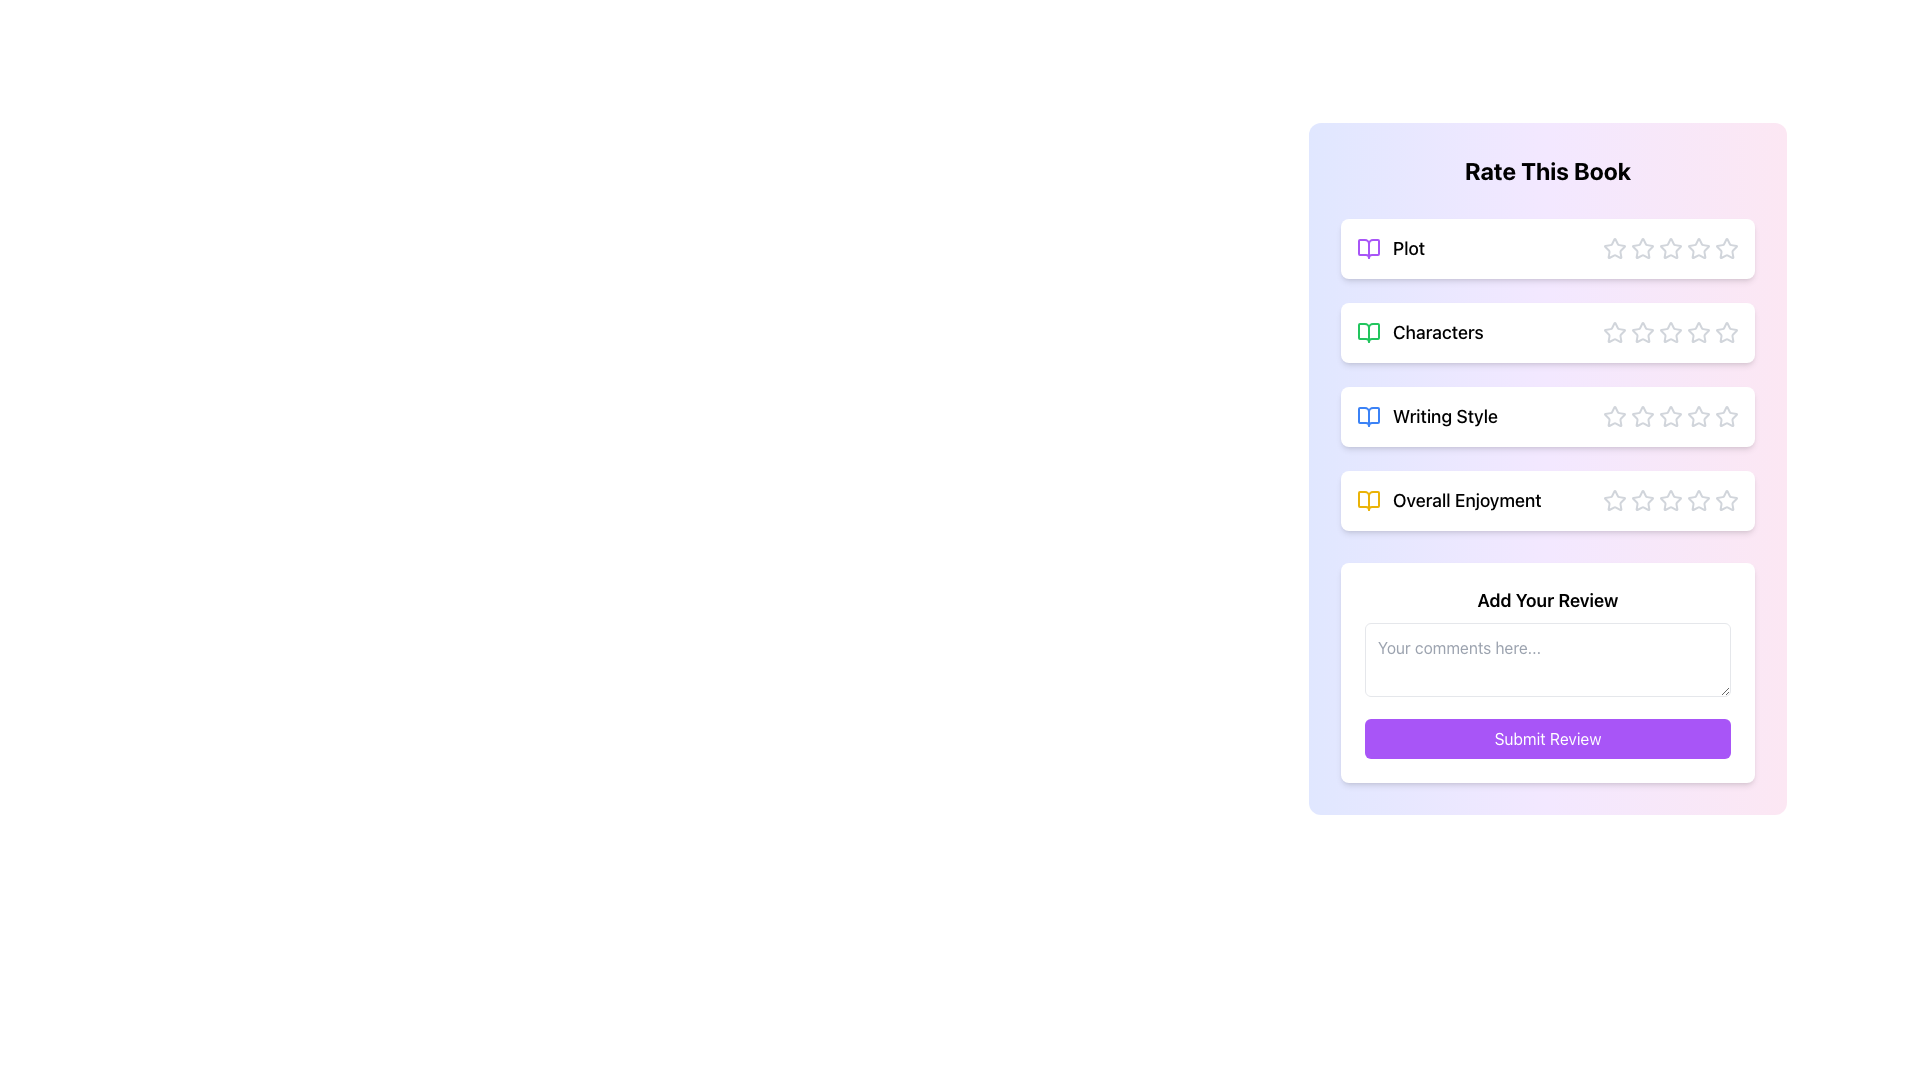 The image size is (1920, 1080). Describe the element at coordinates (1670, 246) in the screenshot. I see `the second star in the star rating row labeled 'Plot' for rating a book` at that location.